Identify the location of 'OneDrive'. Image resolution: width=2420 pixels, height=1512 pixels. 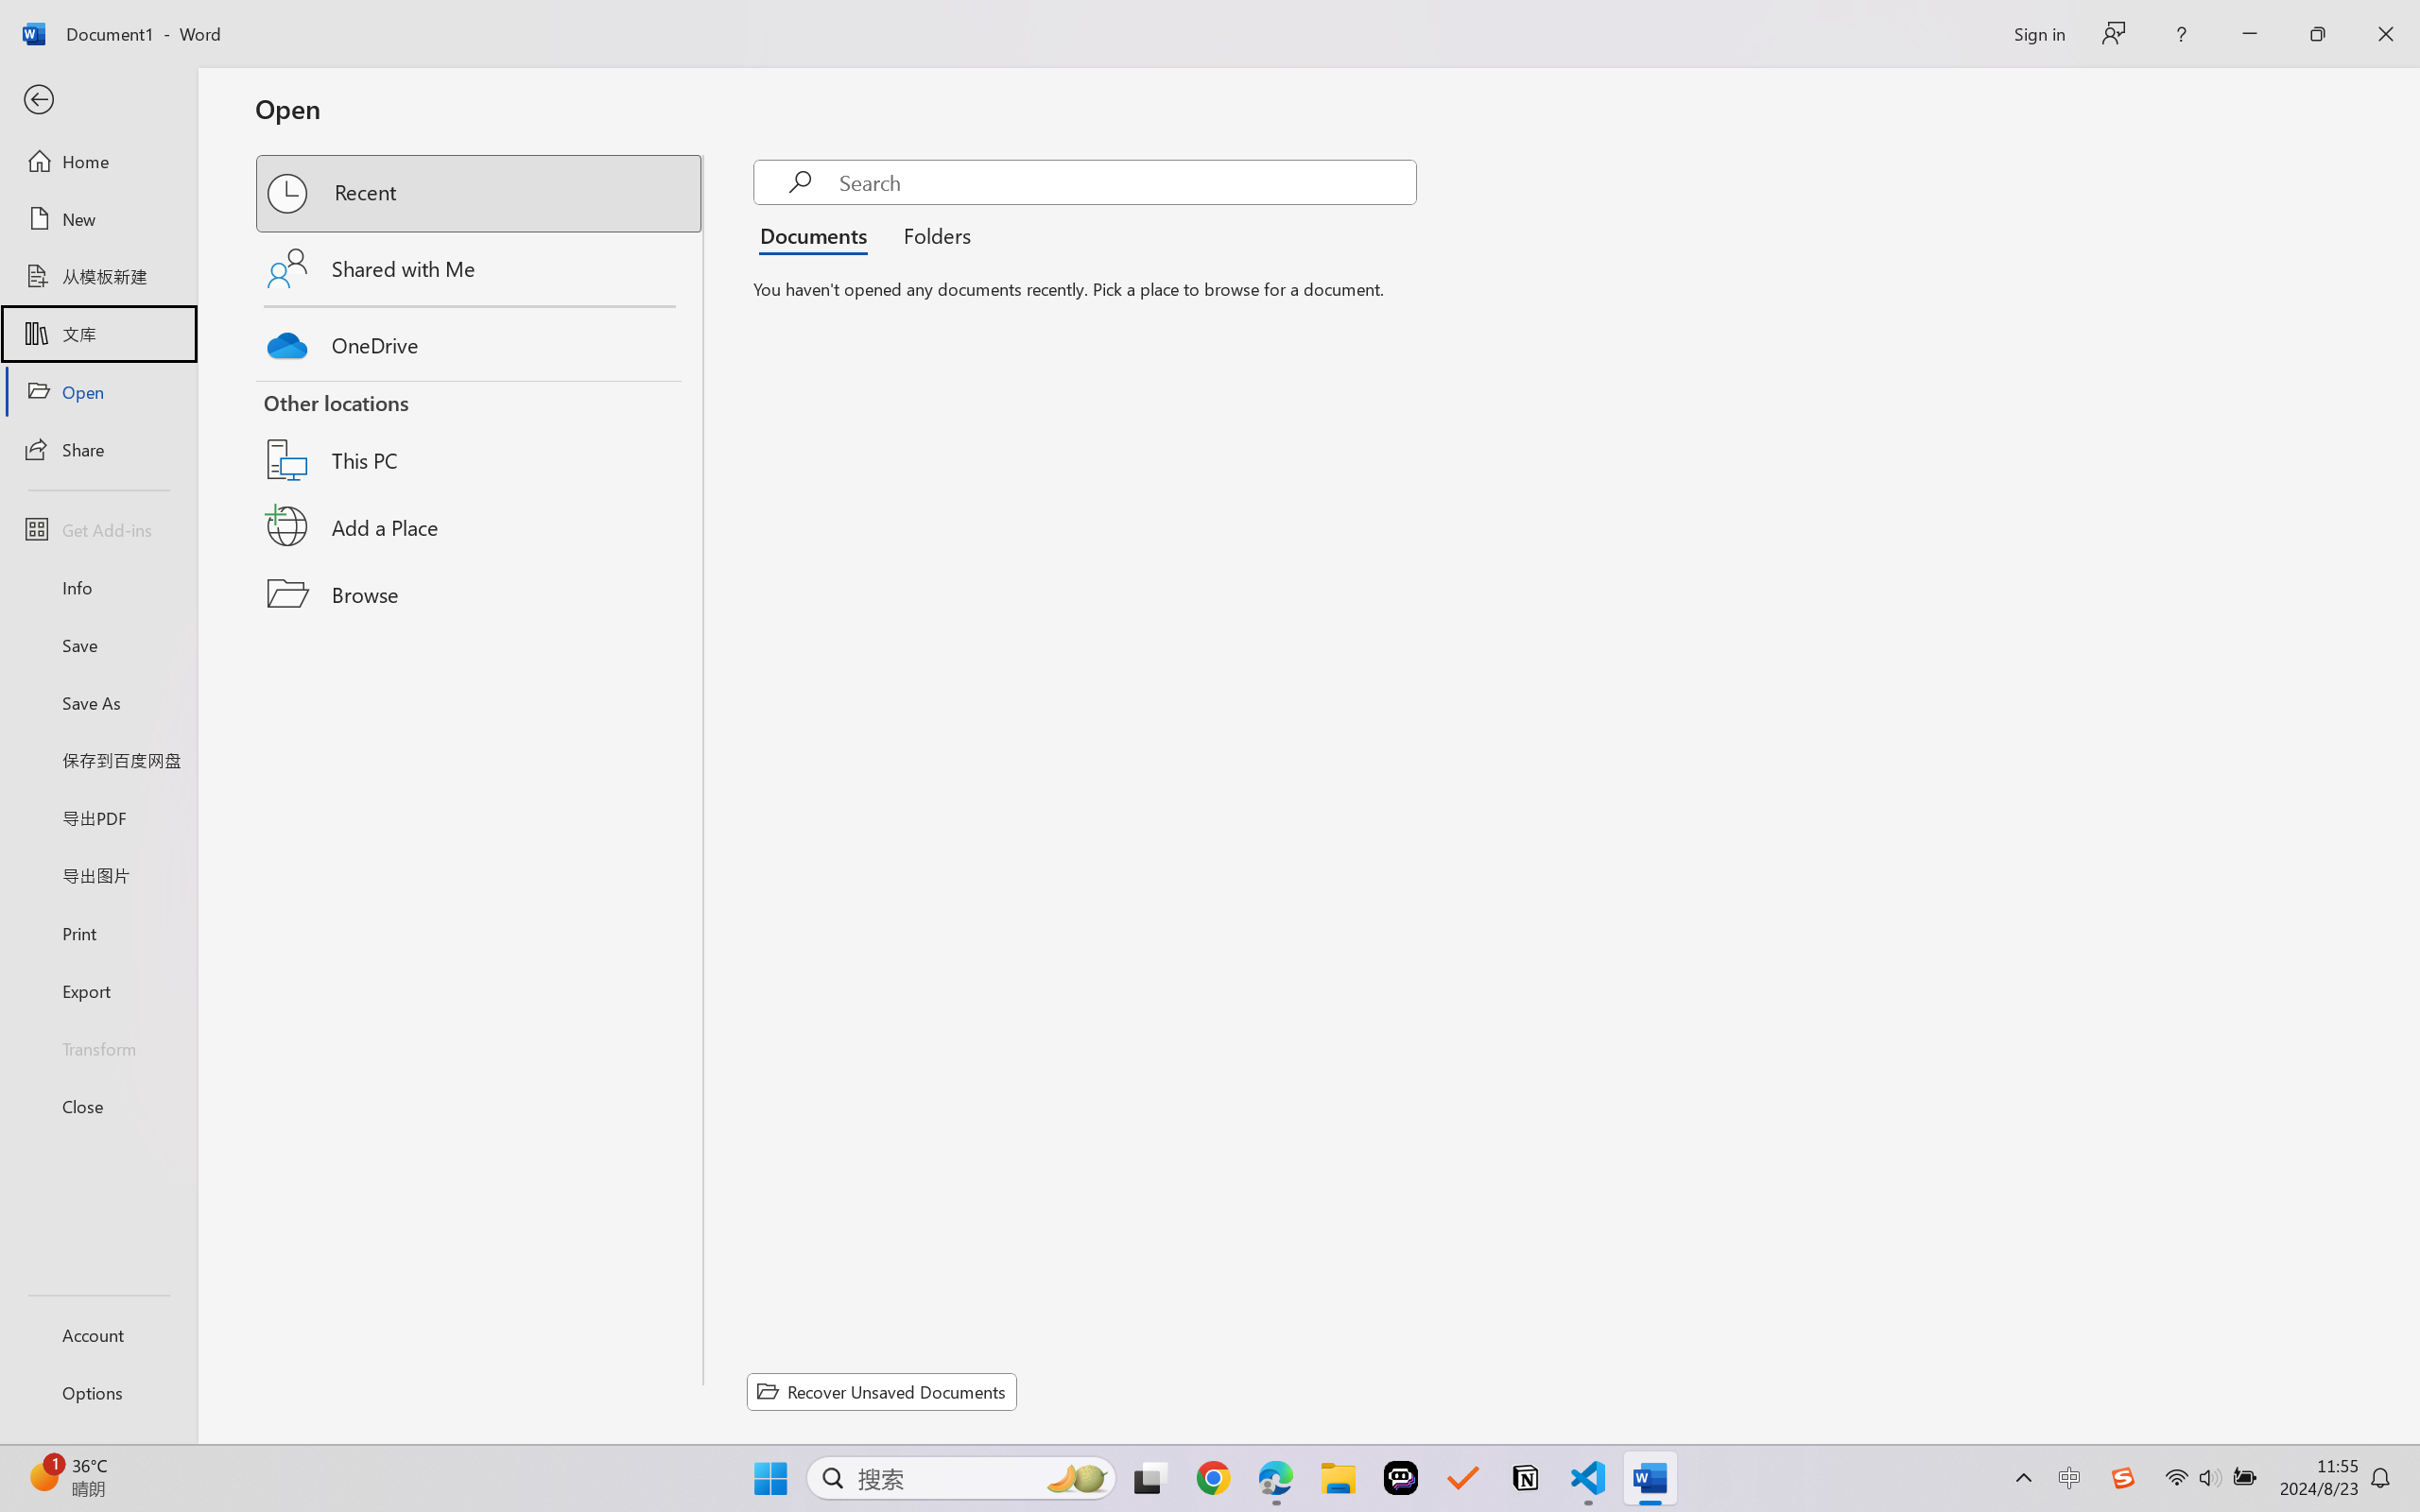
(480, 340).